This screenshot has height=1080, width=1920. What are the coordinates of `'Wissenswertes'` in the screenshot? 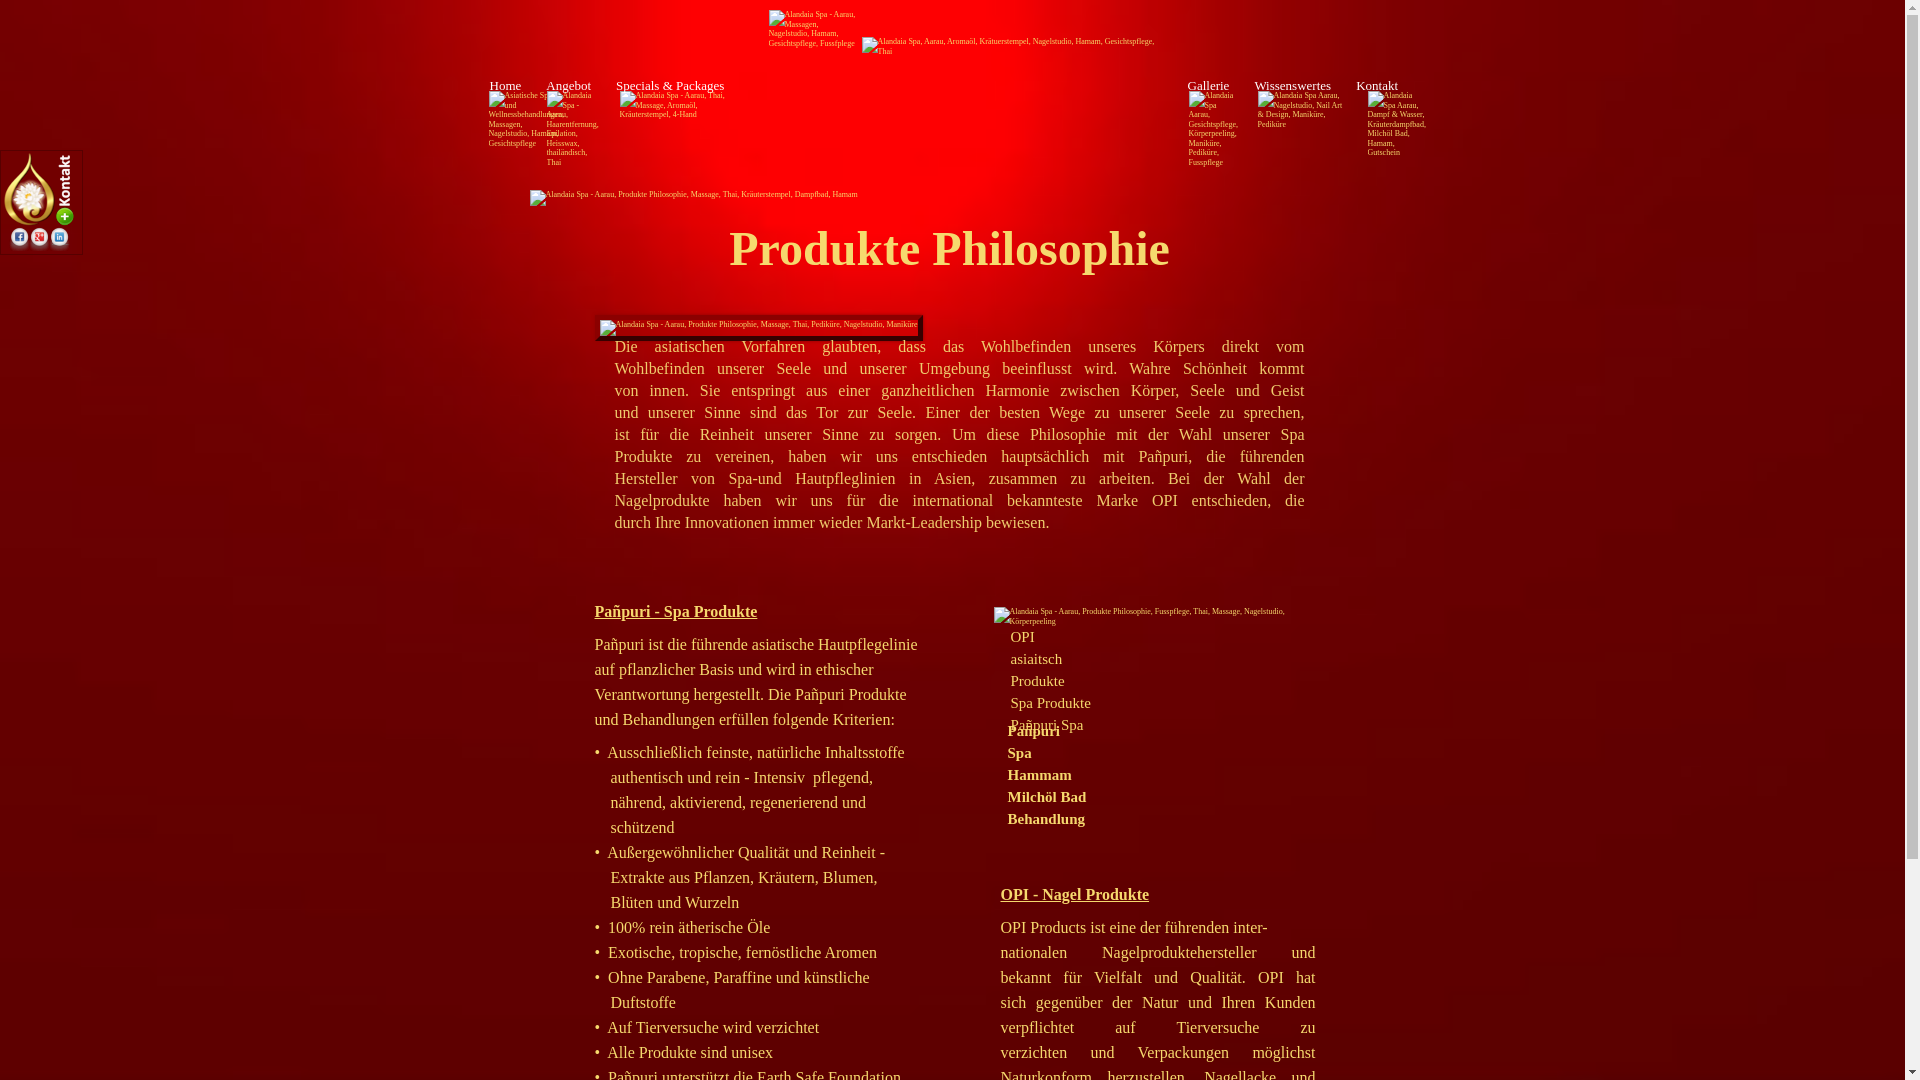 It's located at (1292, 84).